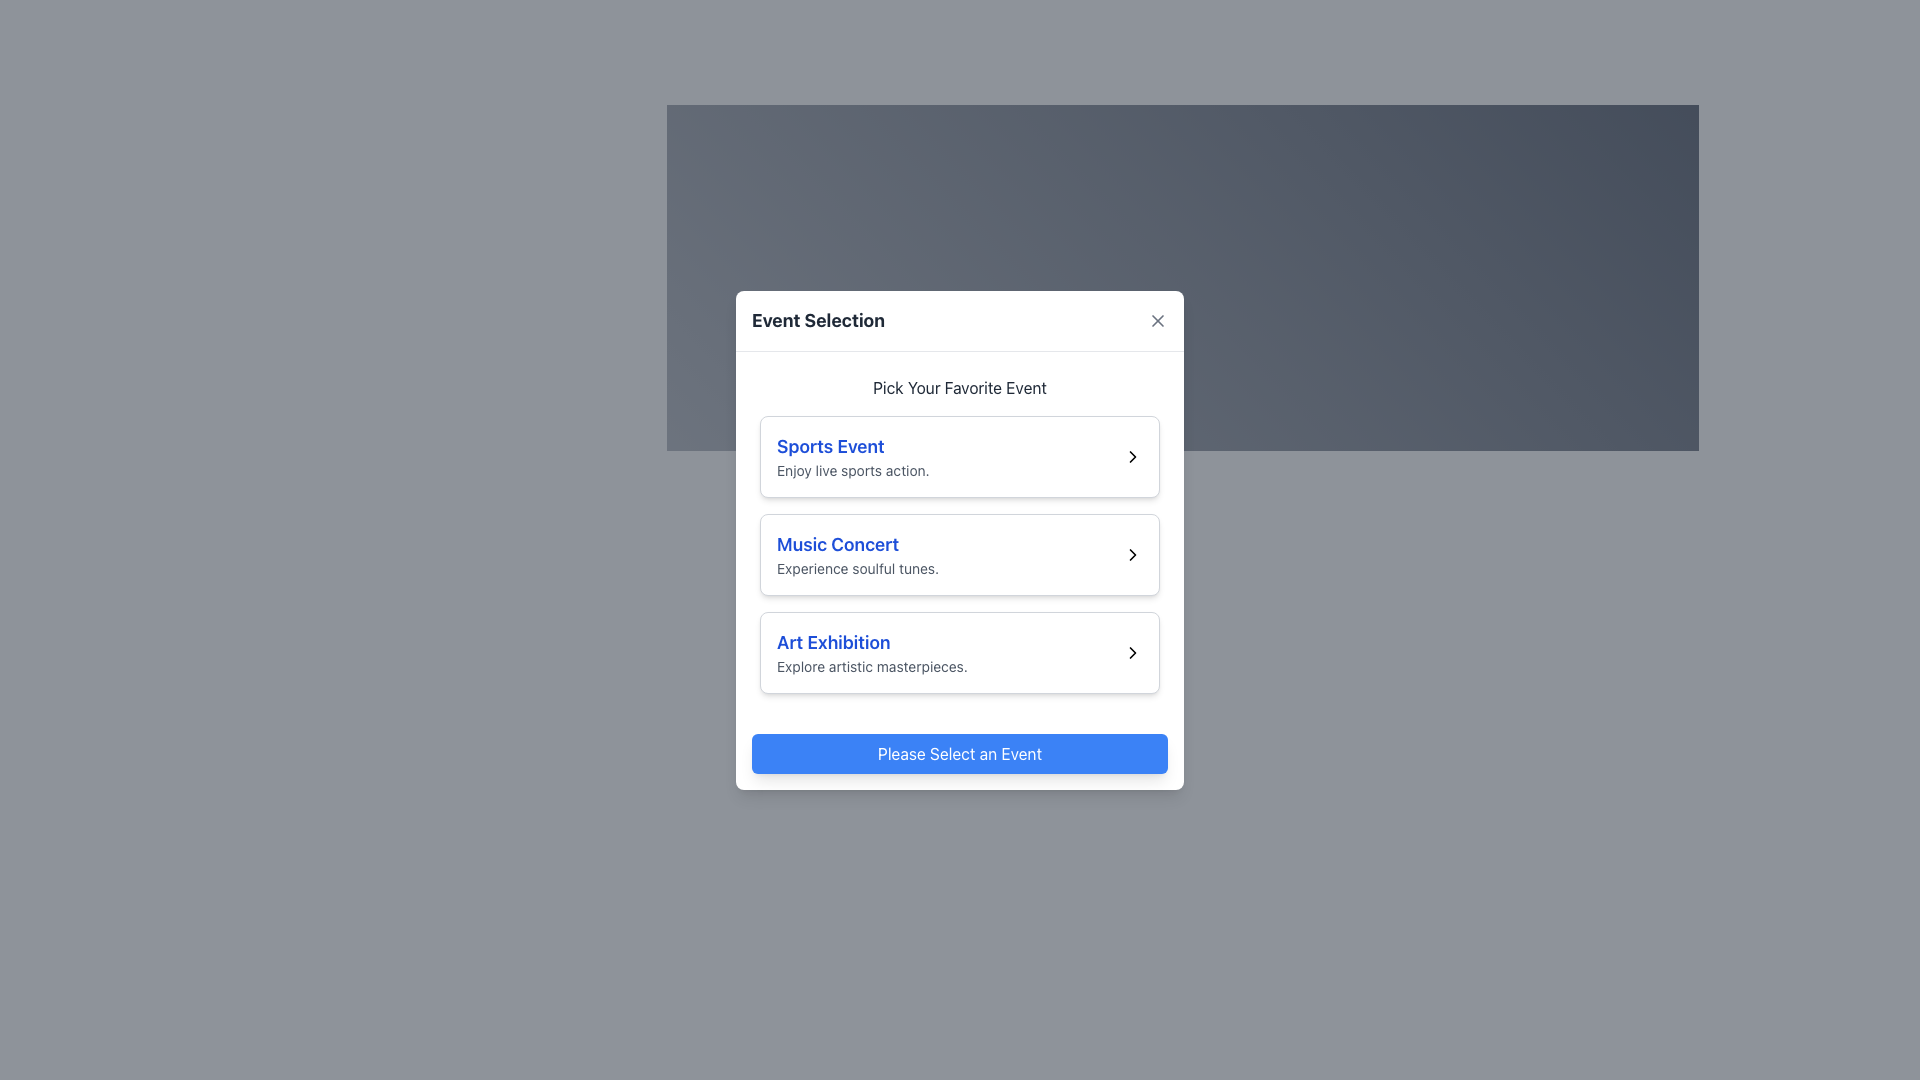  Describe the element at coordinates (872, 642) in the screenshot. I see `text of the Text Label indicating the selection option for exploring content related to art exhibitions, positioned above the subtext 'Explore artistic masterpieces.' and below 'Music Concert'` at that location.